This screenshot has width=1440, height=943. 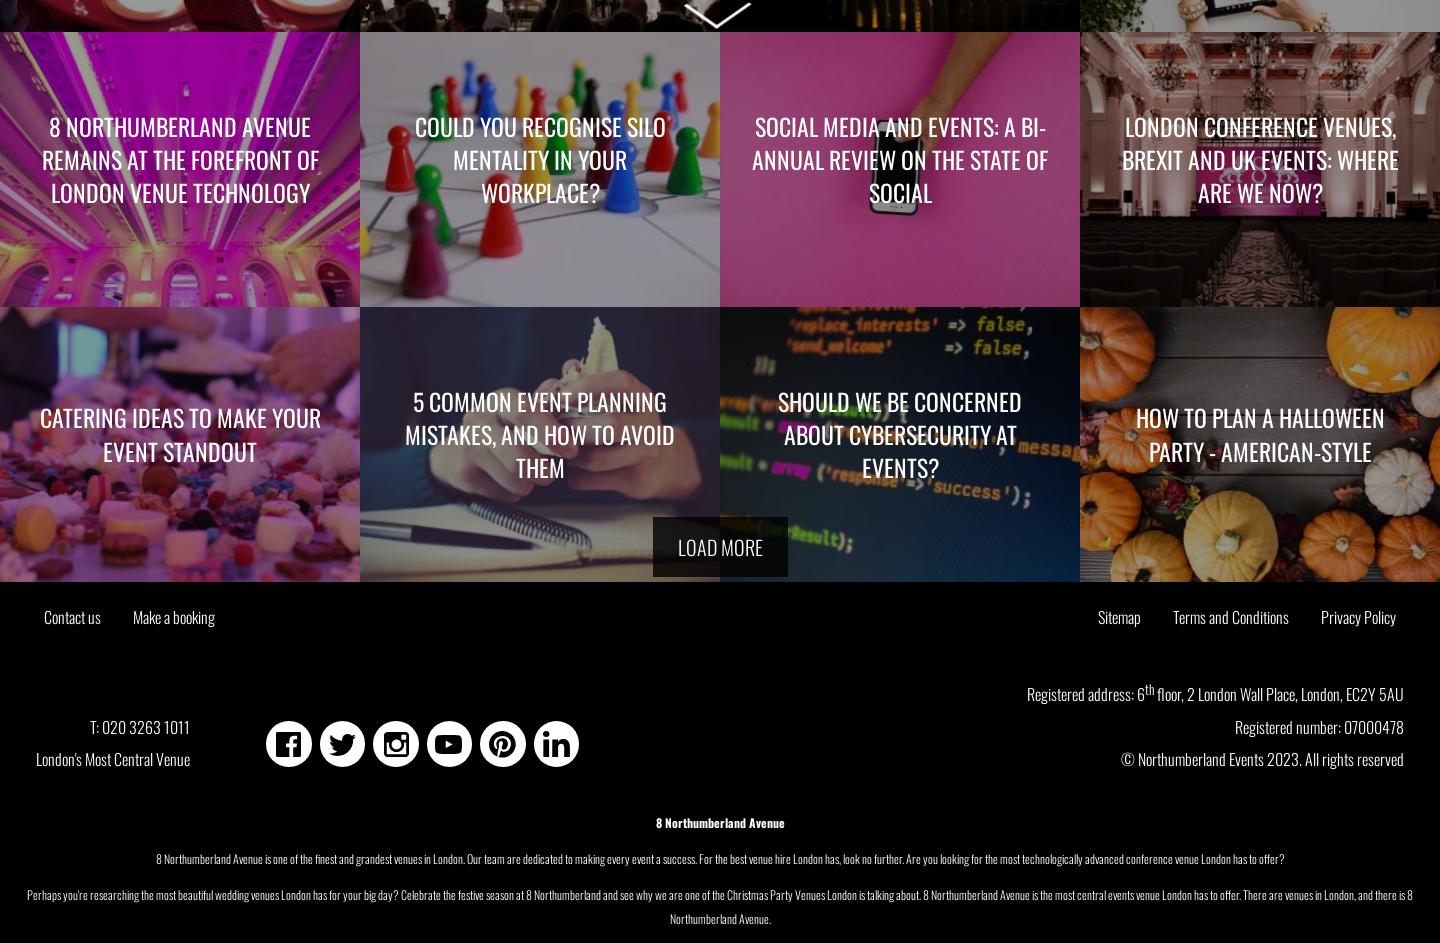 What do you see at coordinates (35, 757) in the screenshot?
I see `'London's Most Central Venue'` at bounding box center [35, 757].